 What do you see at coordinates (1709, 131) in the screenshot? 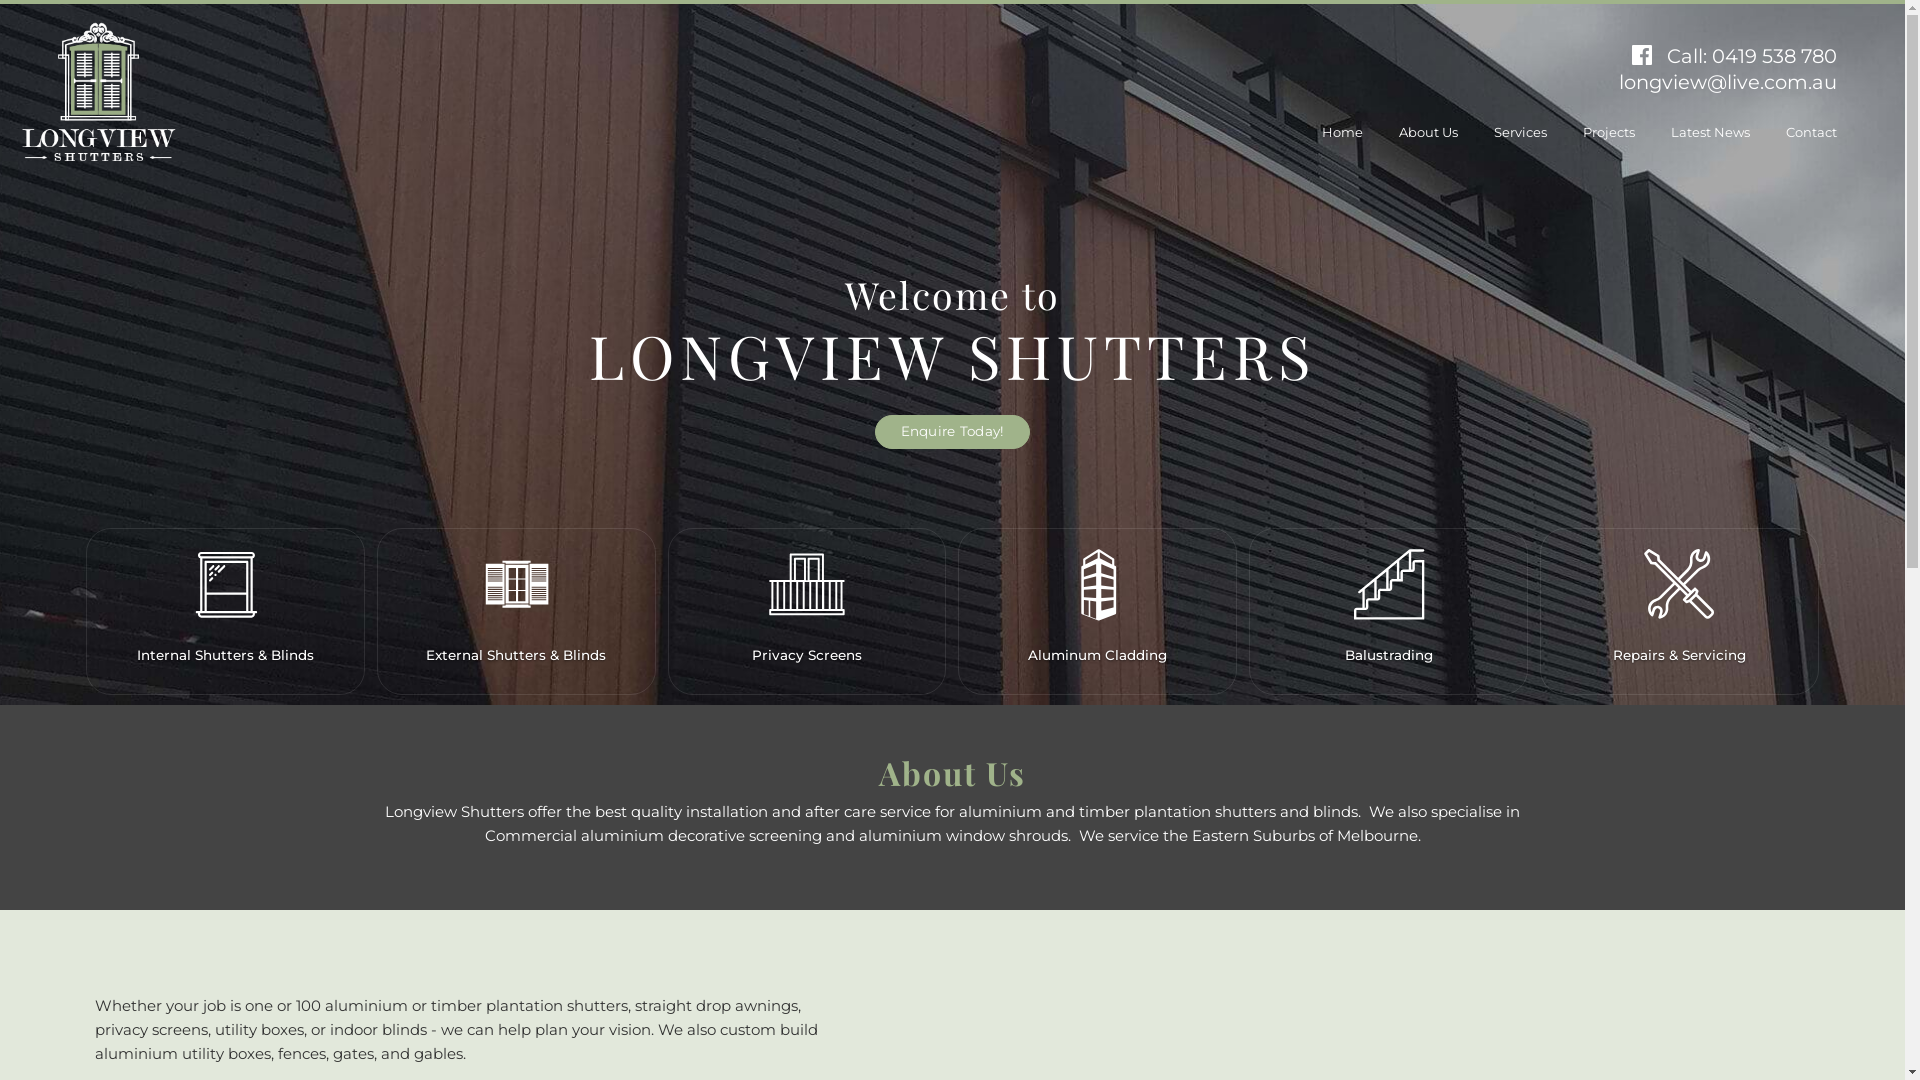
I see `'Latest News'` at bounding box center [1709, 131].